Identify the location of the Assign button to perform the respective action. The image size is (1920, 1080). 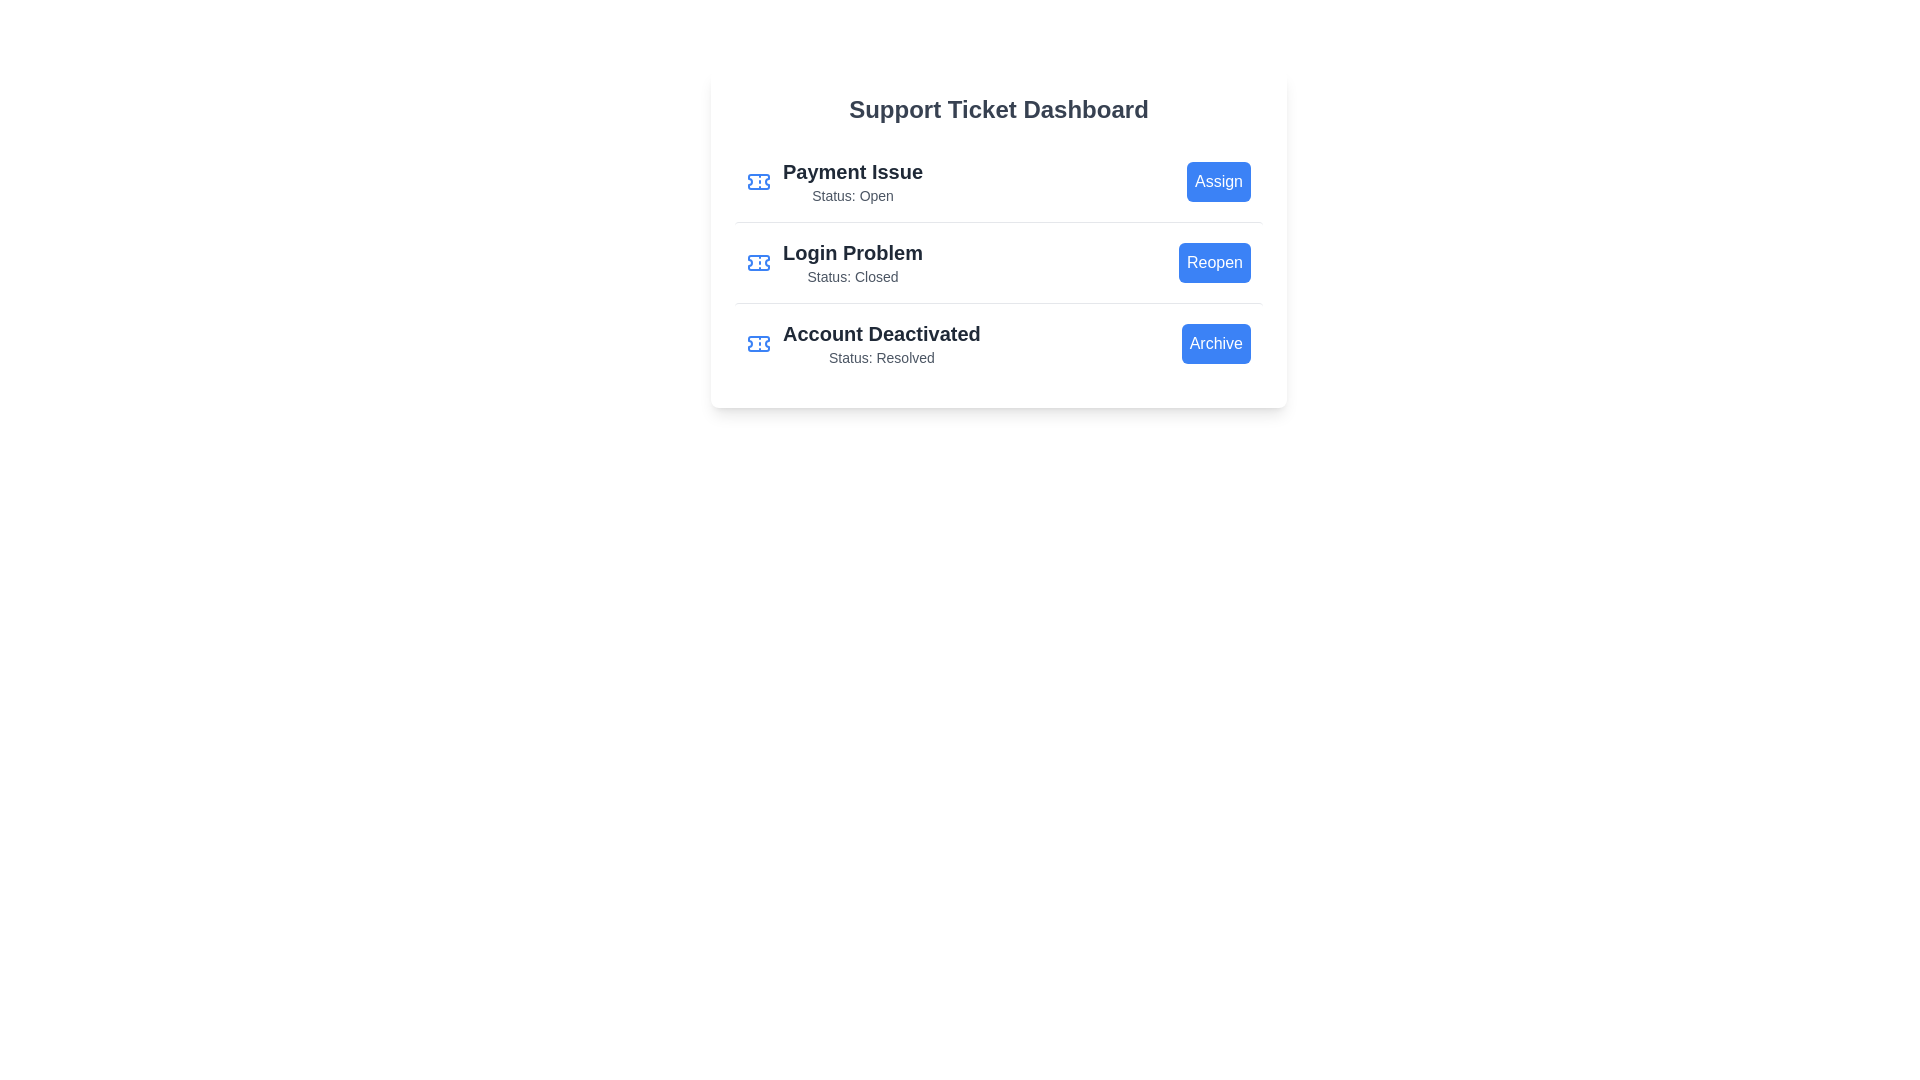
(1218, 181).